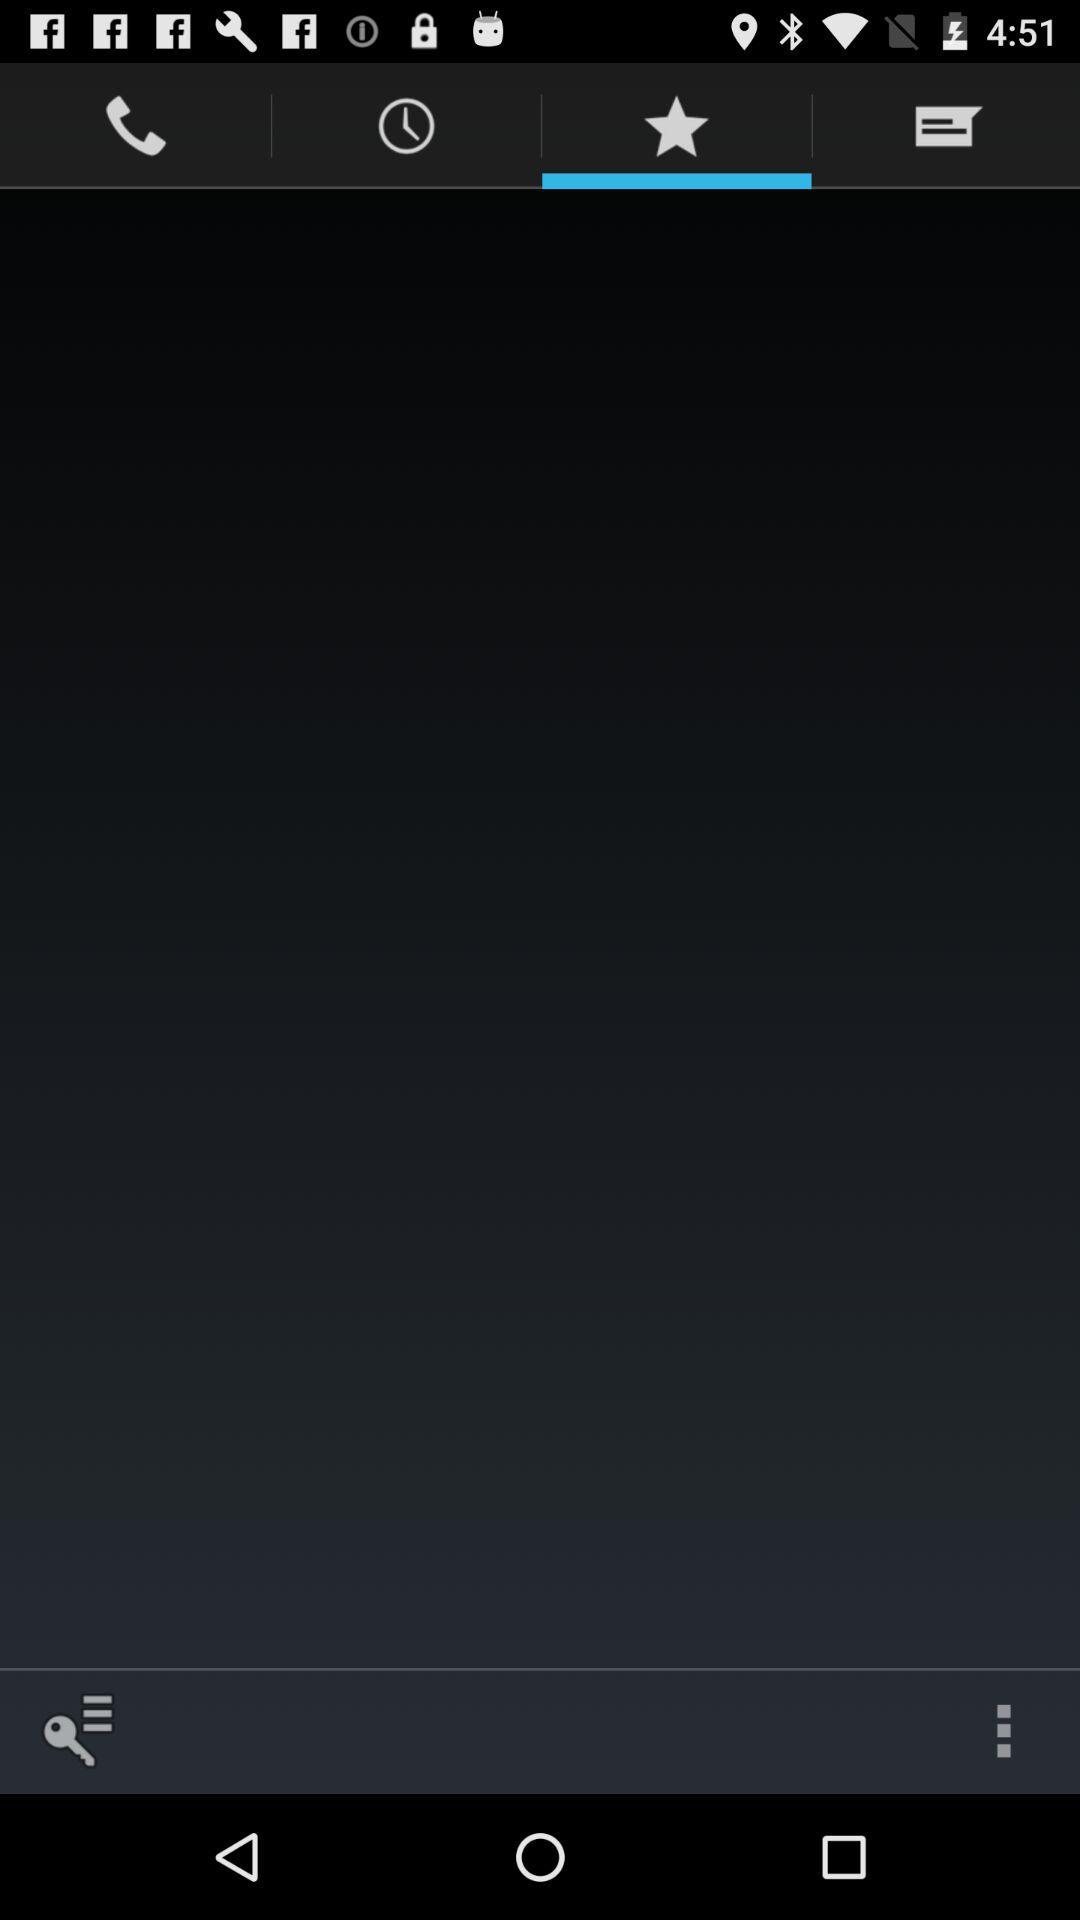 This screenshot has width=1080, height=1920. I want to click on the item at the center, so click(540, 927).